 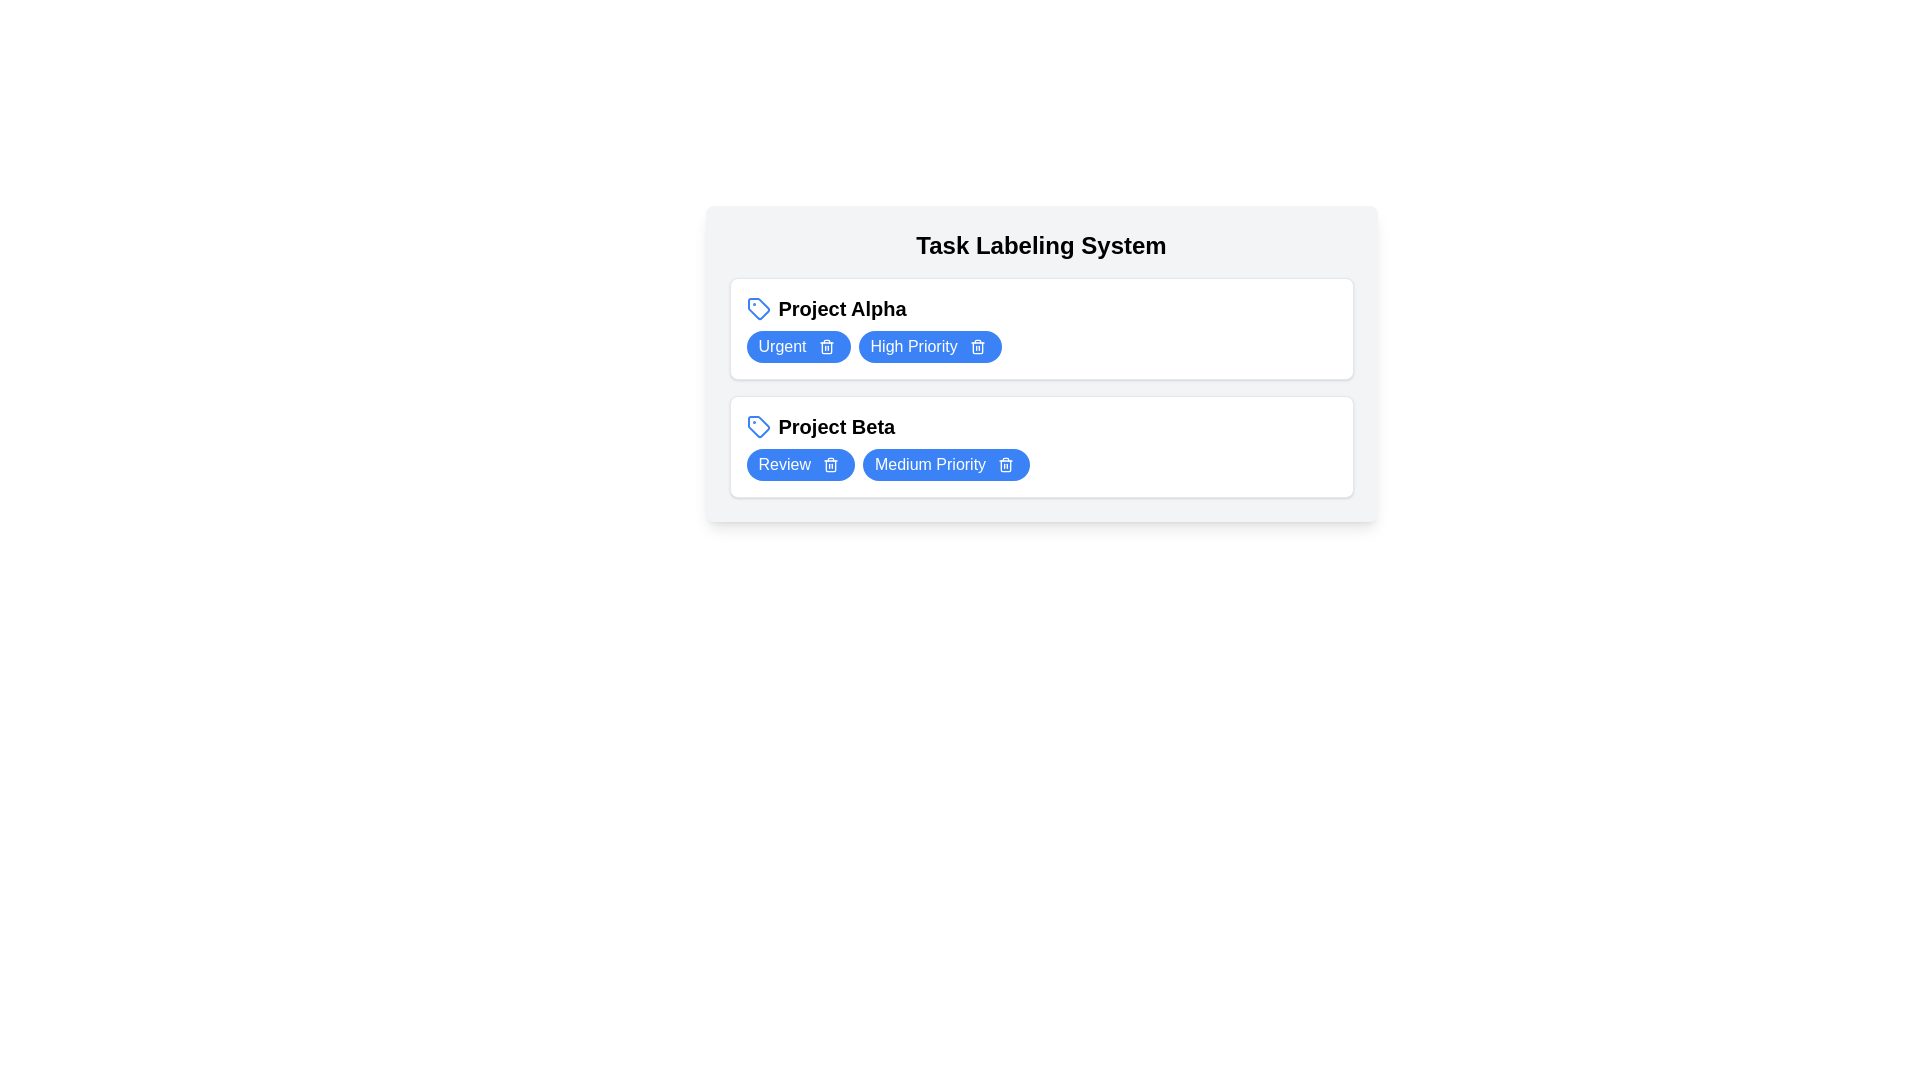 What do you see at coordinates (830, 465) in the screenshot?
I see `the trash icon associated with the tag Review in project Project Beta` at bounding box center [830, 465].